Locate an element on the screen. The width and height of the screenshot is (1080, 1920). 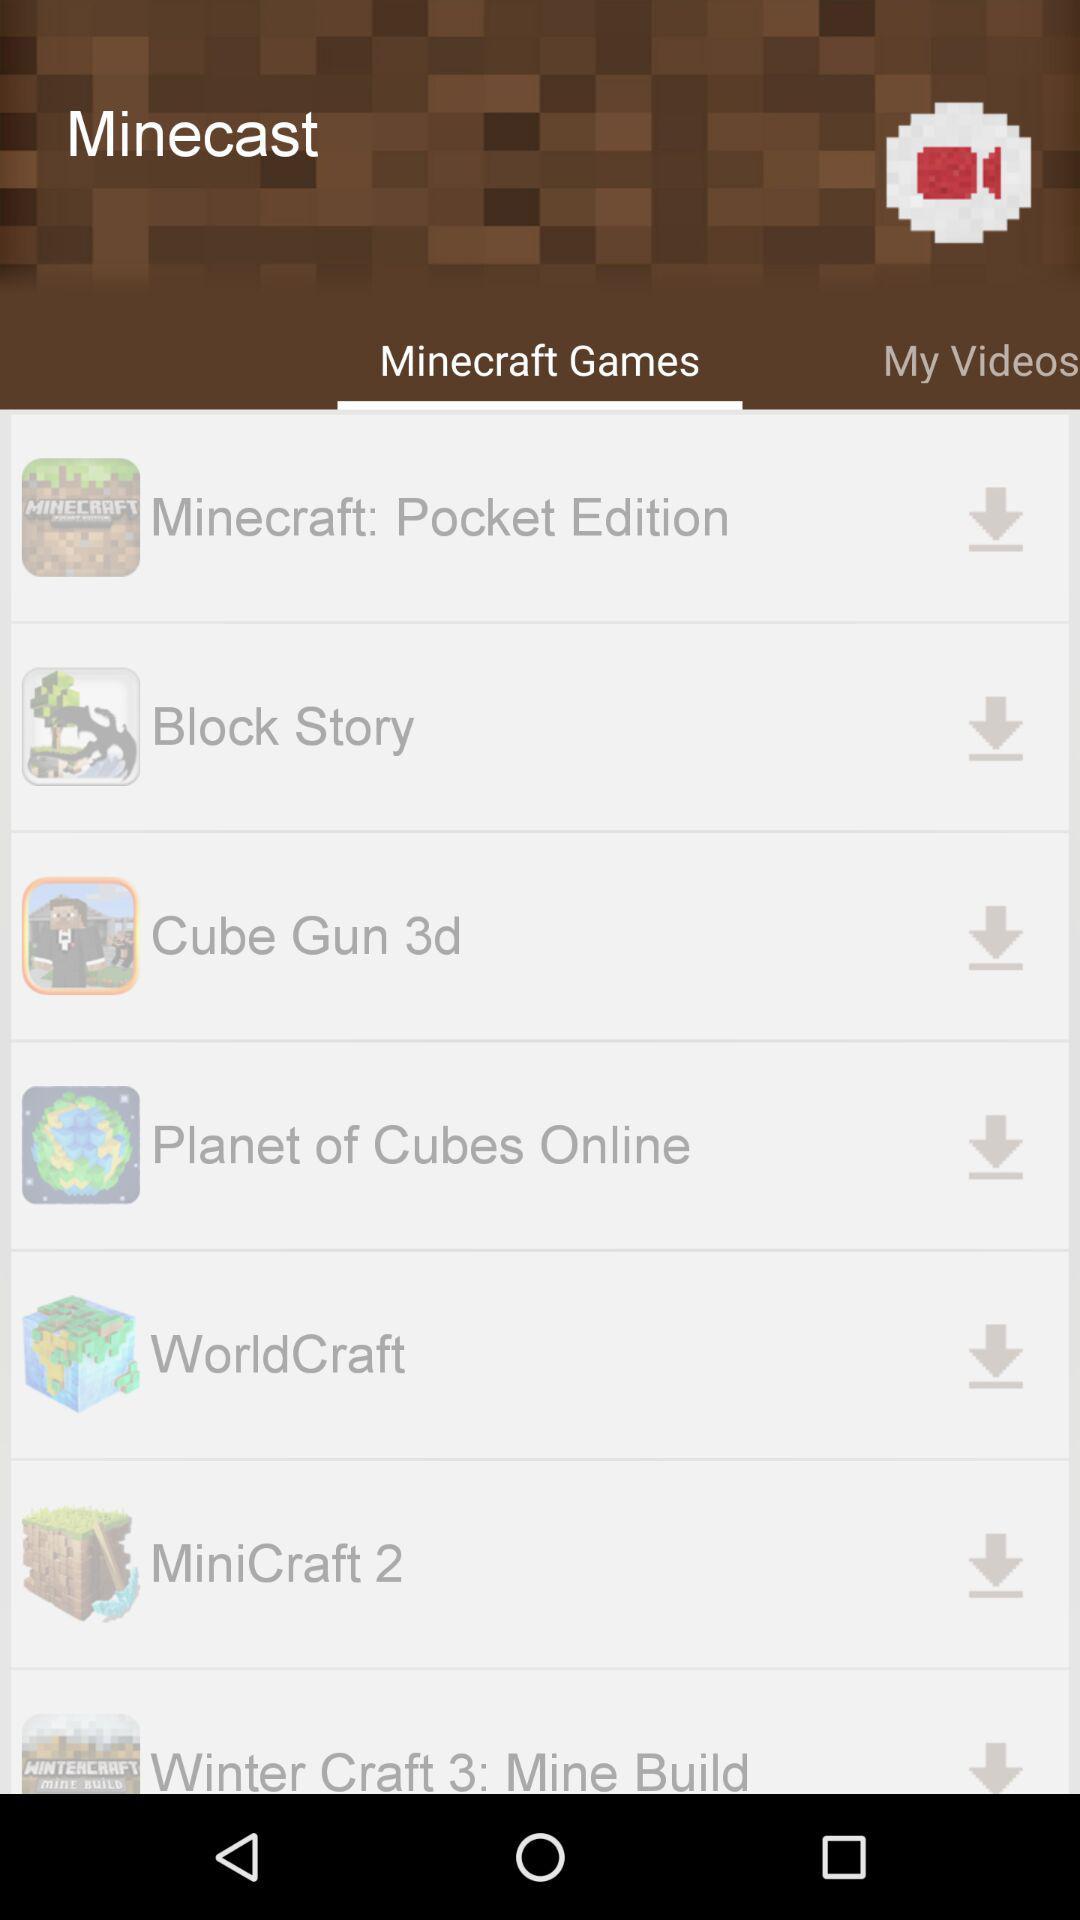
the image beside planet of cubes online is located at coordinates (80, 1145).